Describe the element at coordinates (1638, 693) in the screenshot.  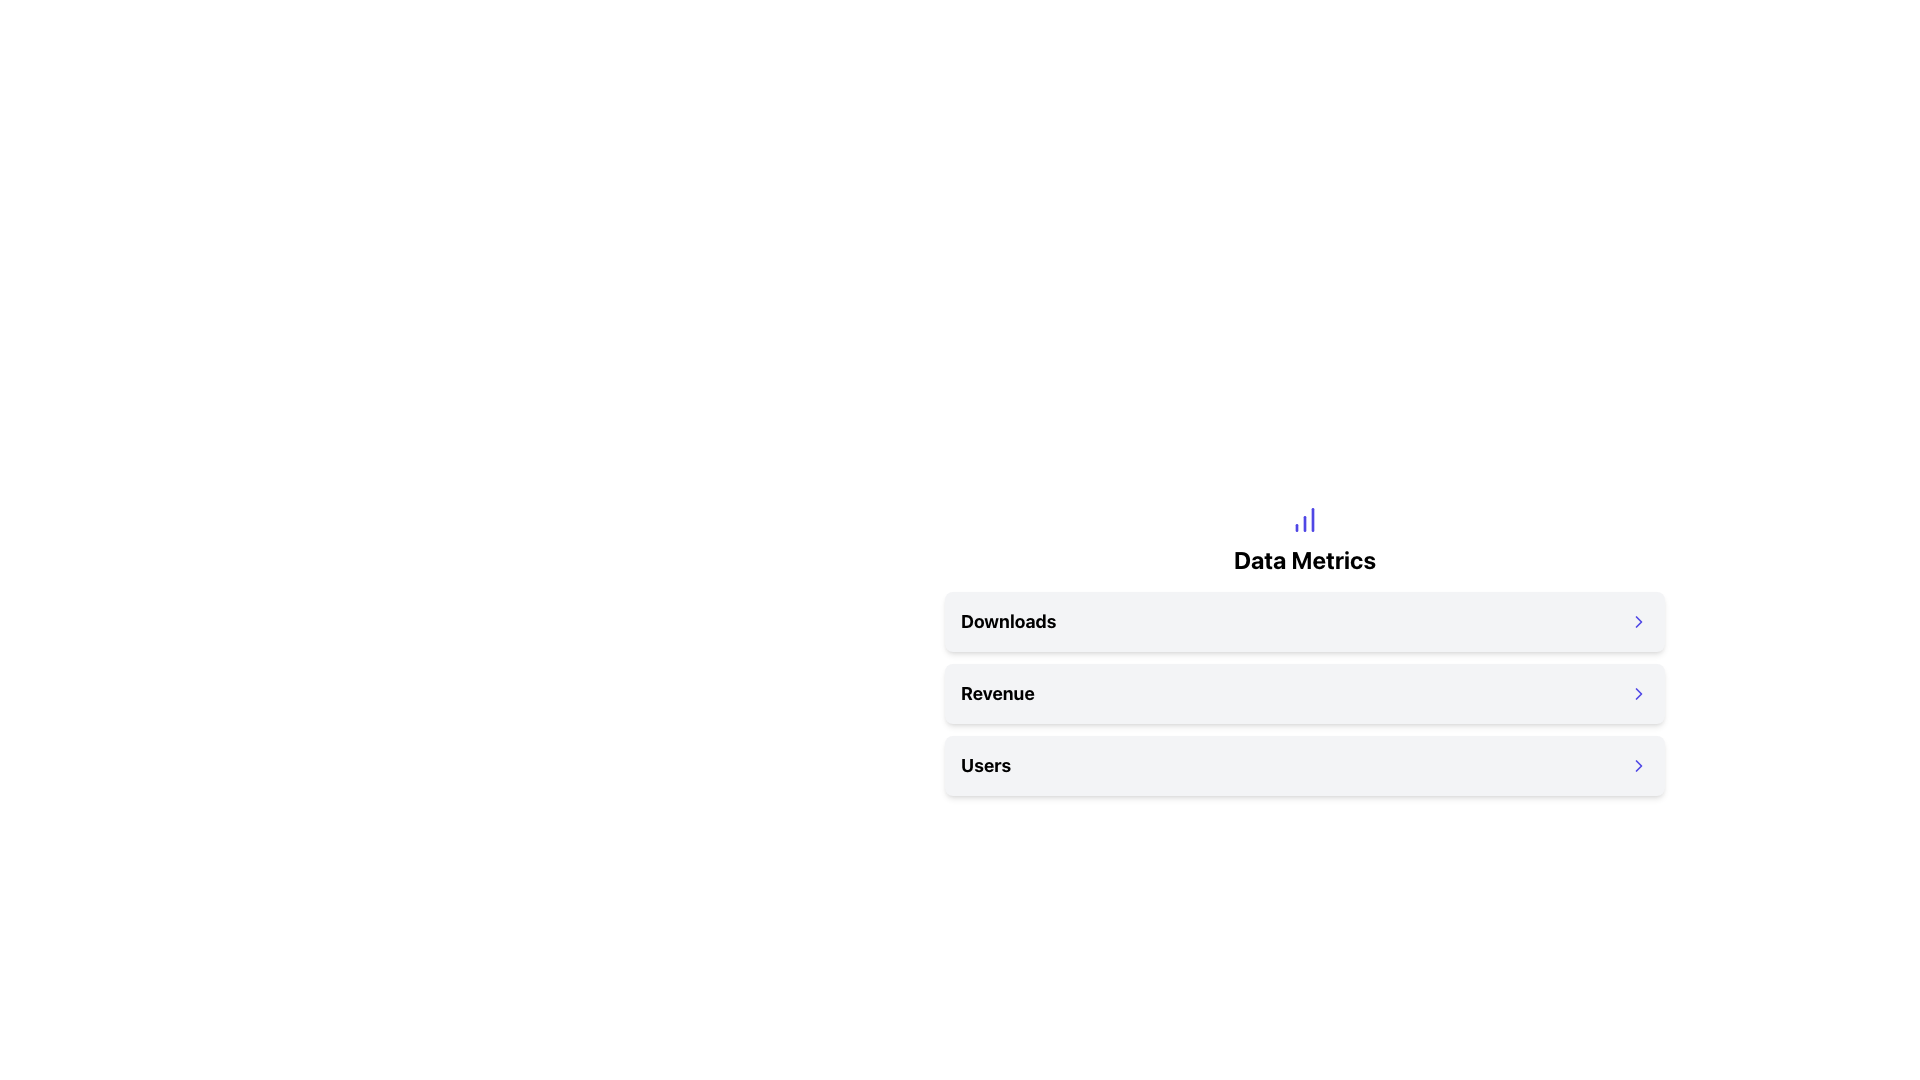
I see `the inner part of the right-pointing chevron arrow in the 'Revenue' list item` at that location.